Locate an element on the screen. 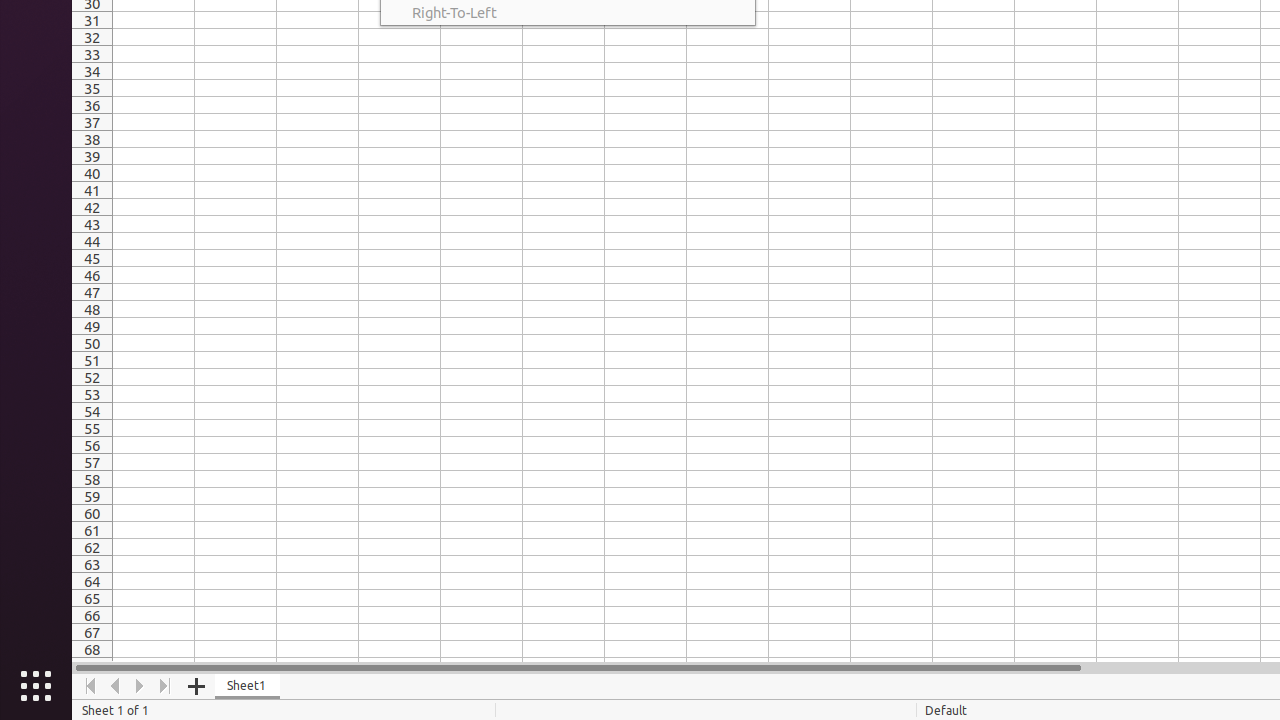 The image size is (1280, 720). 'Move Right' is located at coordinates (139, 685).